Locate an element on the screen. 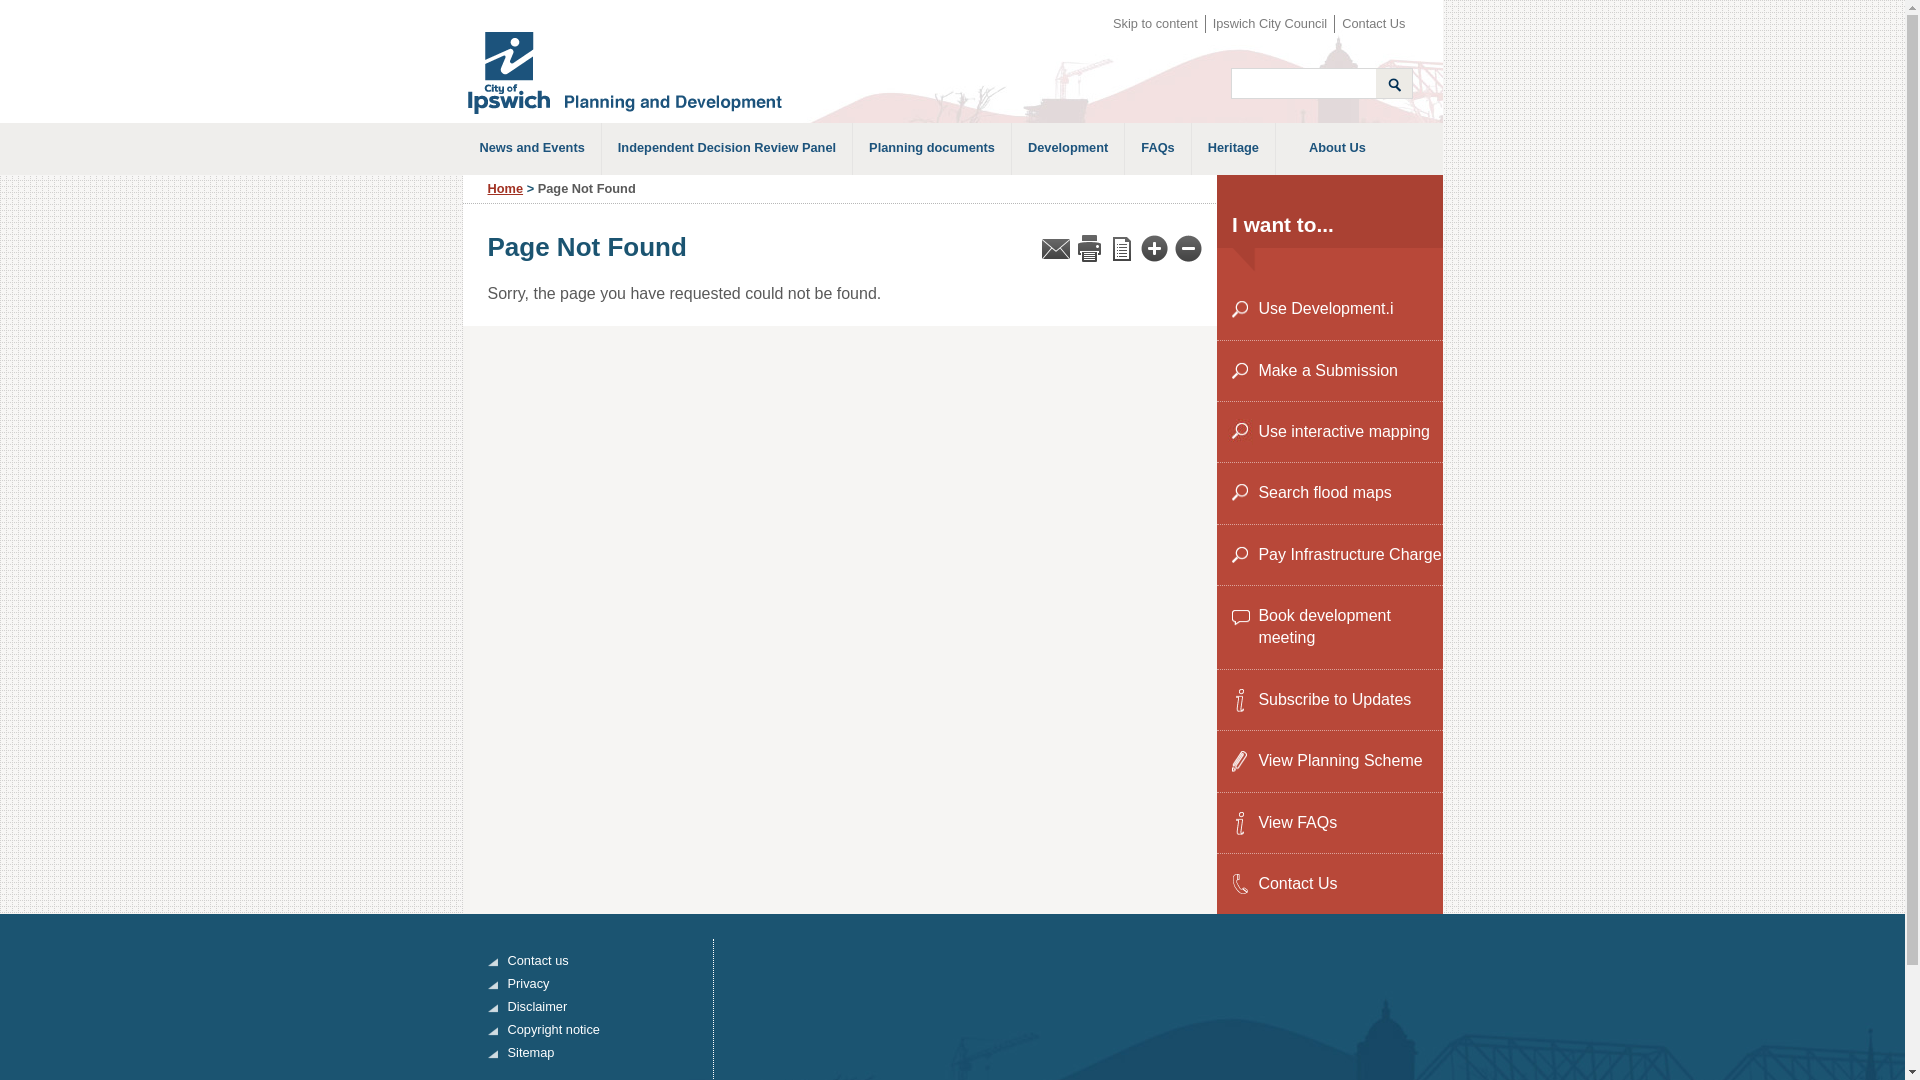 Image resolution: width=1920 pixels, height=1080 pixels. 'Pay Infrastructure Charge' is located at coordinates (1227, 555).